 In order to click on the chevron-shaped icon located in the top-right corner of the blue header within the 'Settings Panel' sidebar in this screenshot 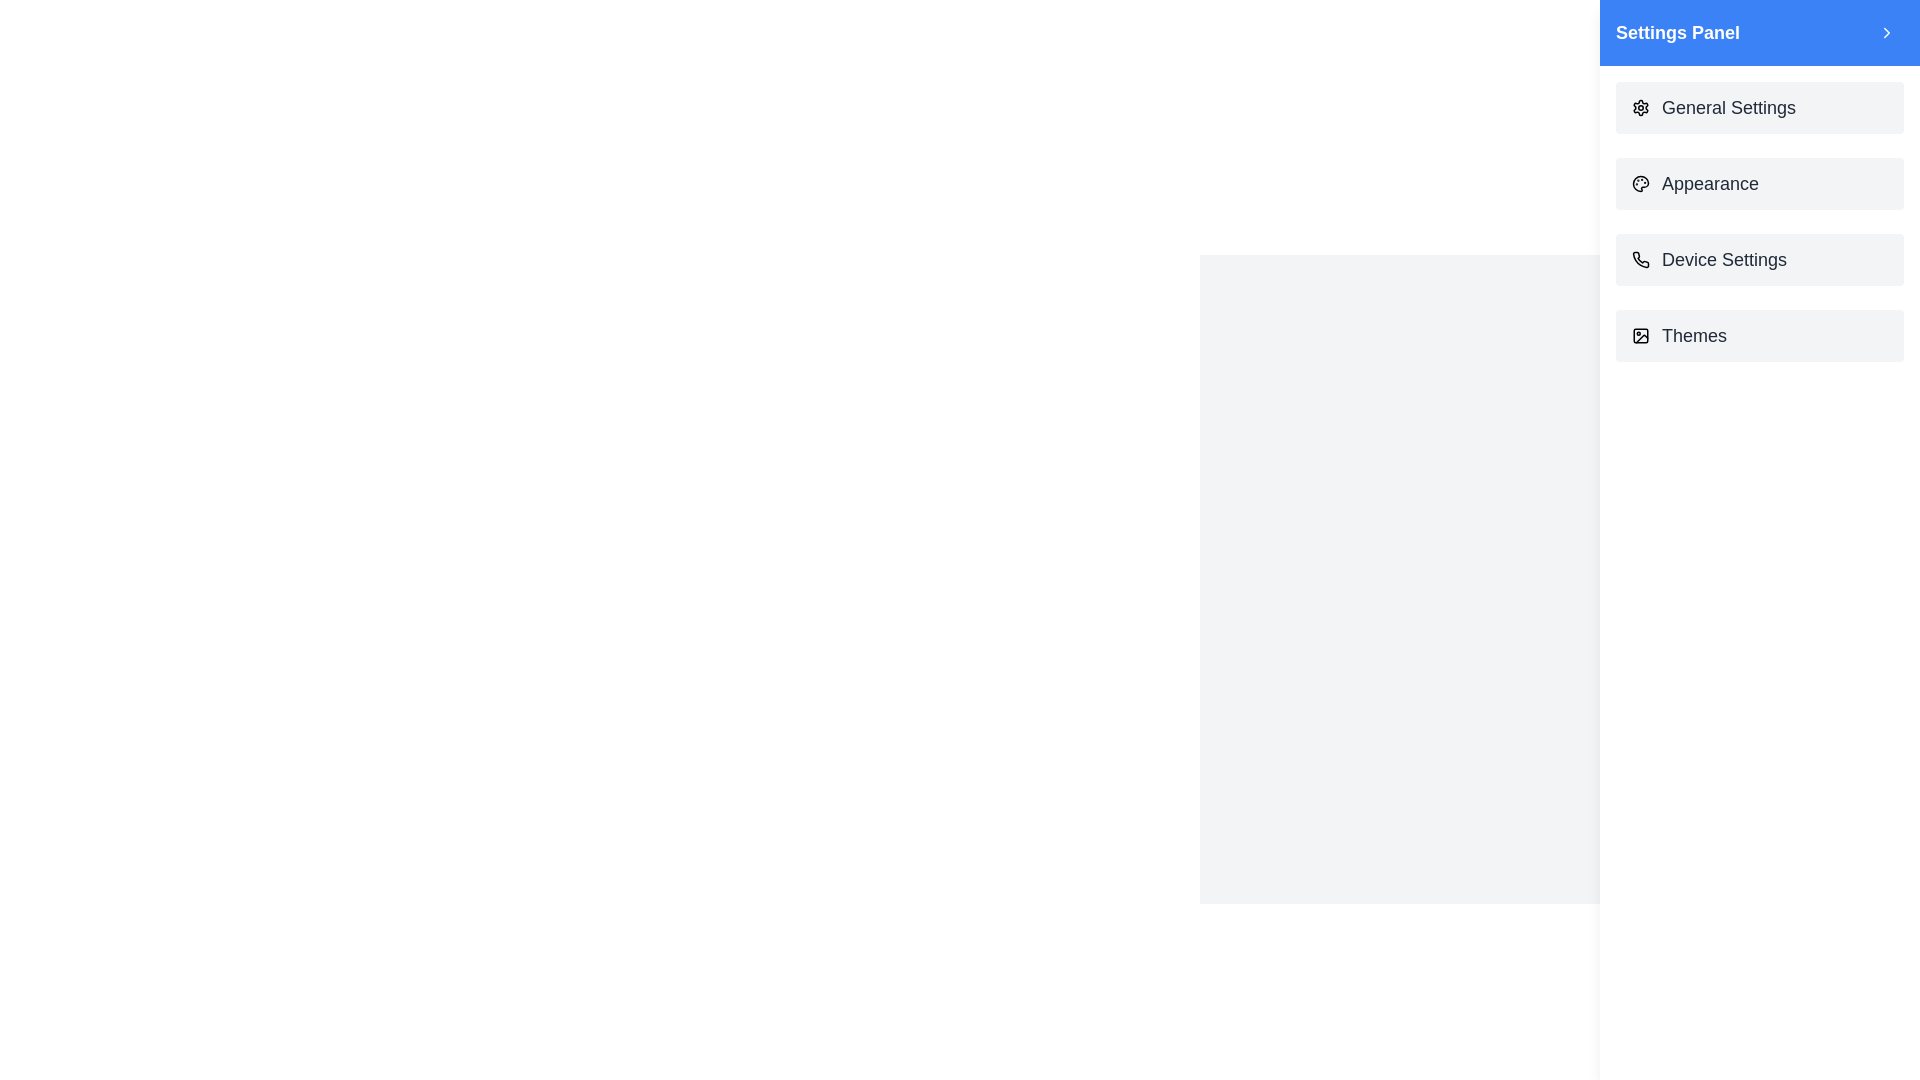, I will do `click(1885, 33)`.